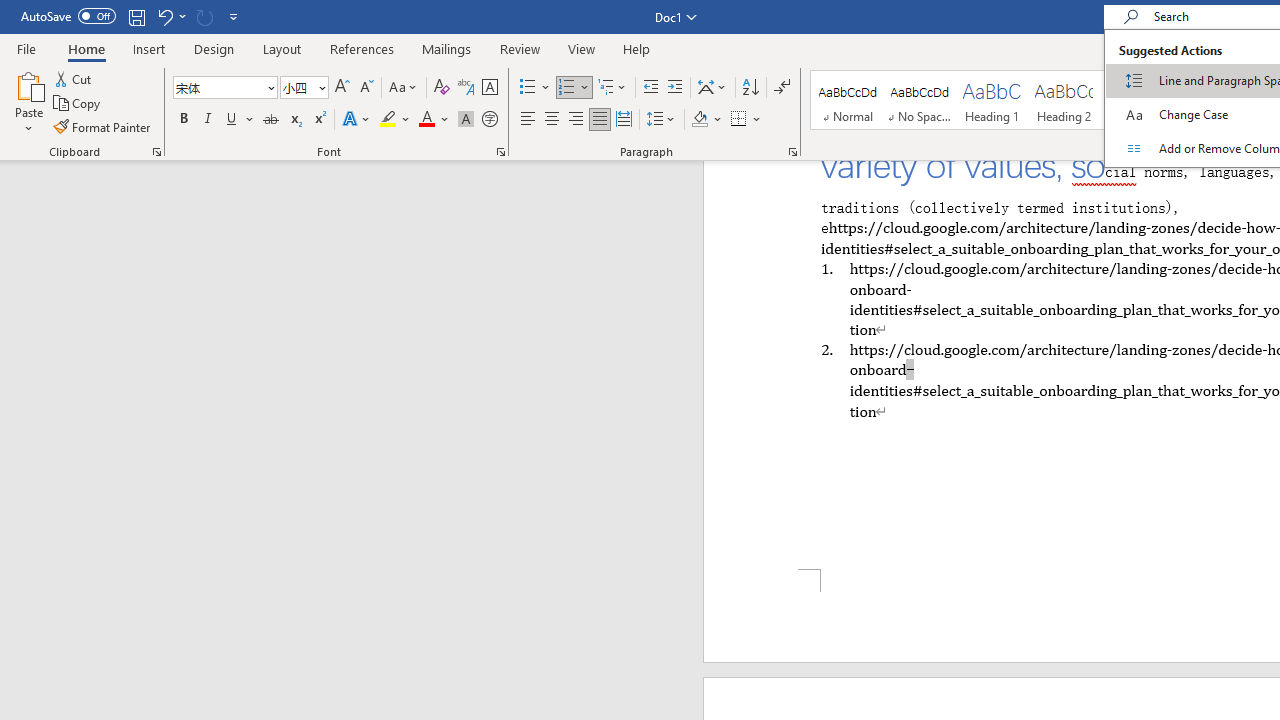  What do you see at coordinates (464, 86) in the screenshot?
I see `'Phonetic Guide...'` at bounding box center [464, 86].